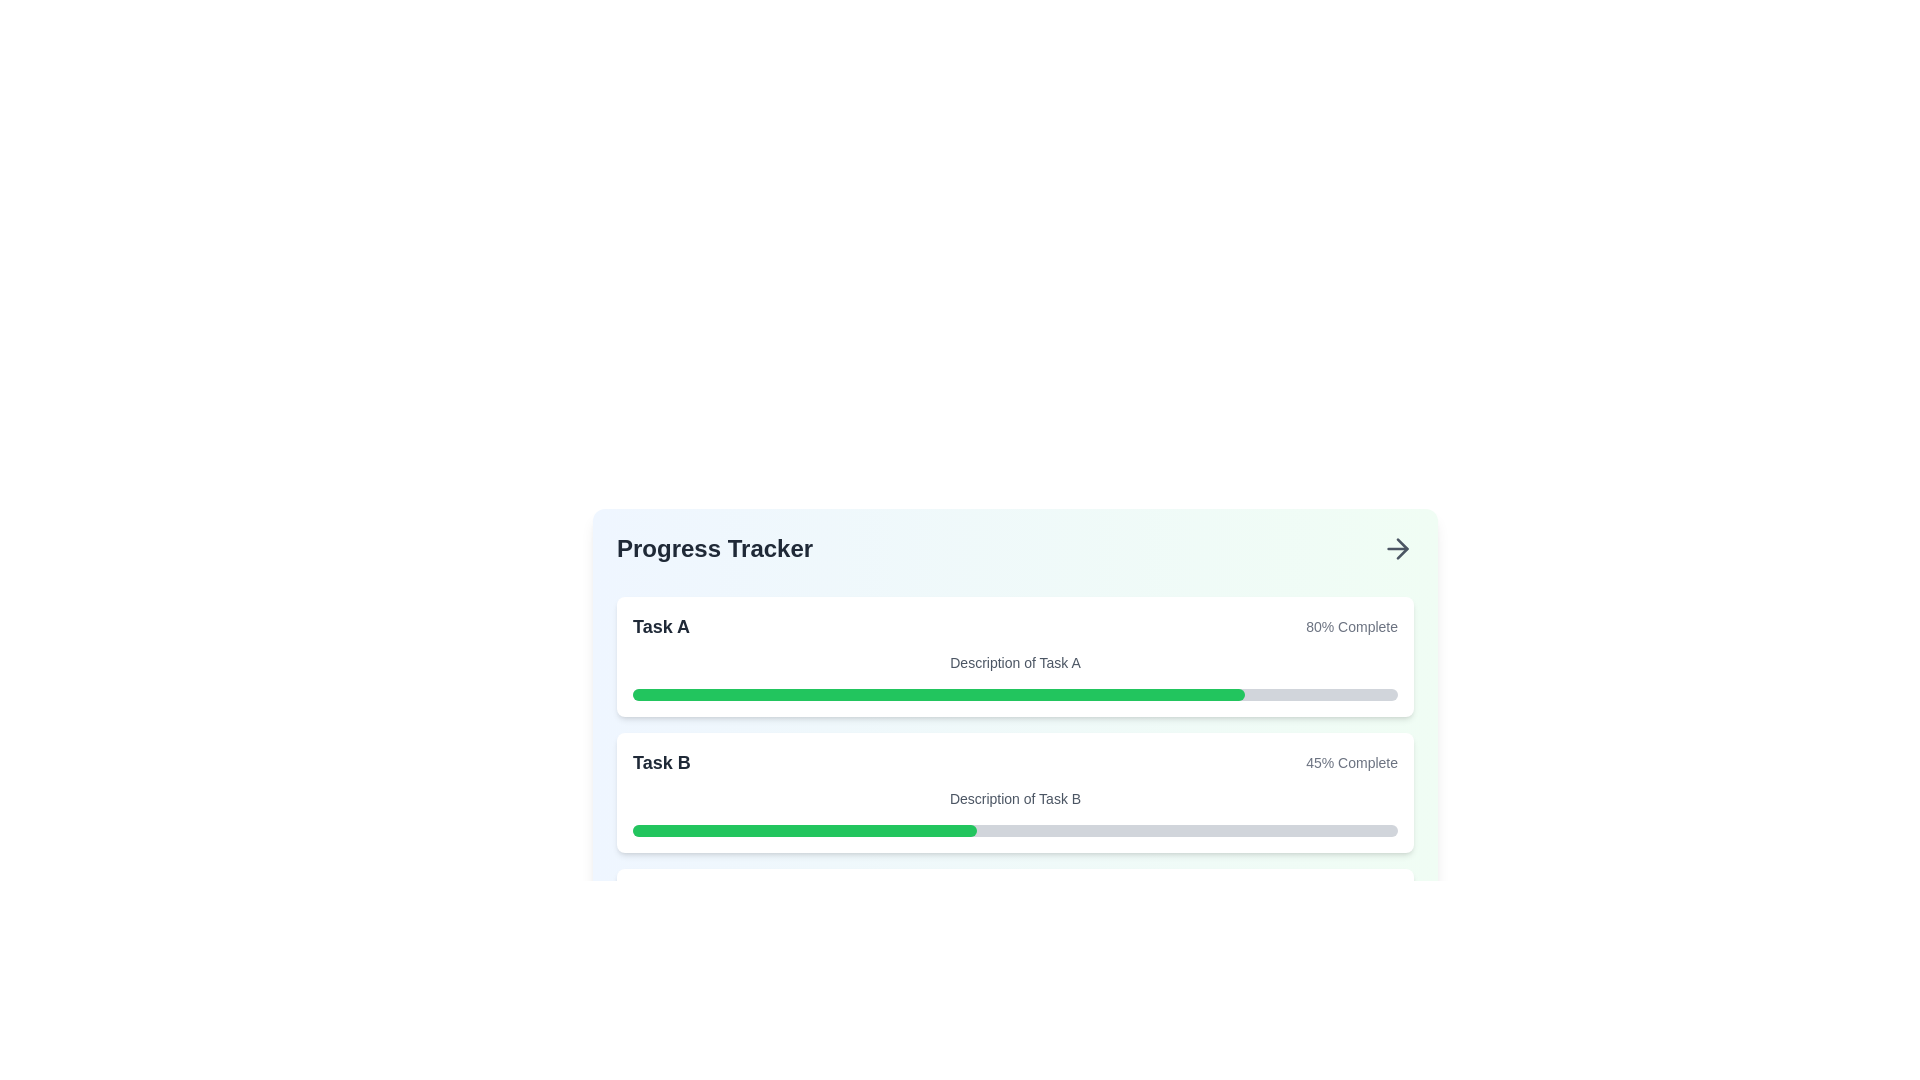 This screenshot has width=1920, height=1080. I want to click on completion percentage from the Progress bar component located in the 'Progress Tracker' section, specifically the first task in the list, which visually represents the completion percentage of Task A, so click(1015, 681).